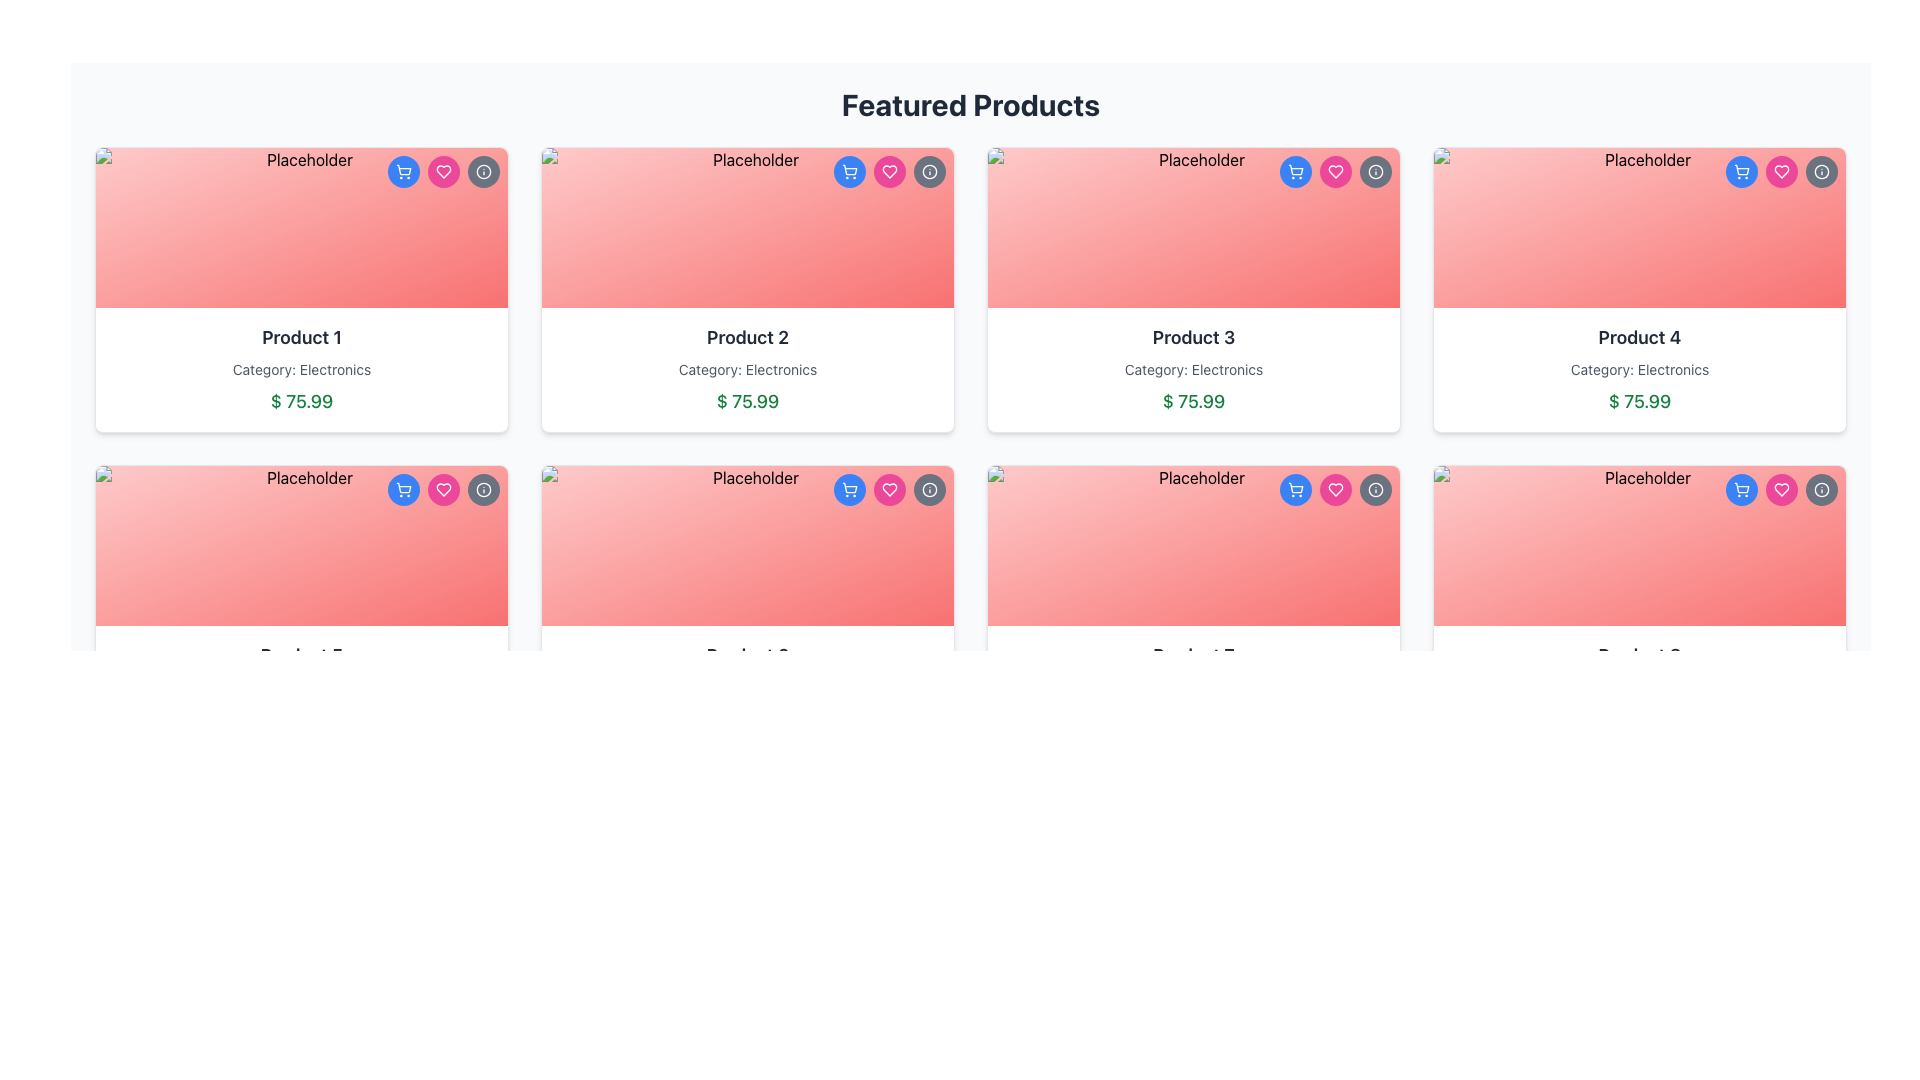 The height and width of the screenshot is (1080, 1920). I want to click on the 'Favorite' icon button, which is the third button from the left in the top-right control group of action buttons on the second product card in the grid layout, so click(888, 171).